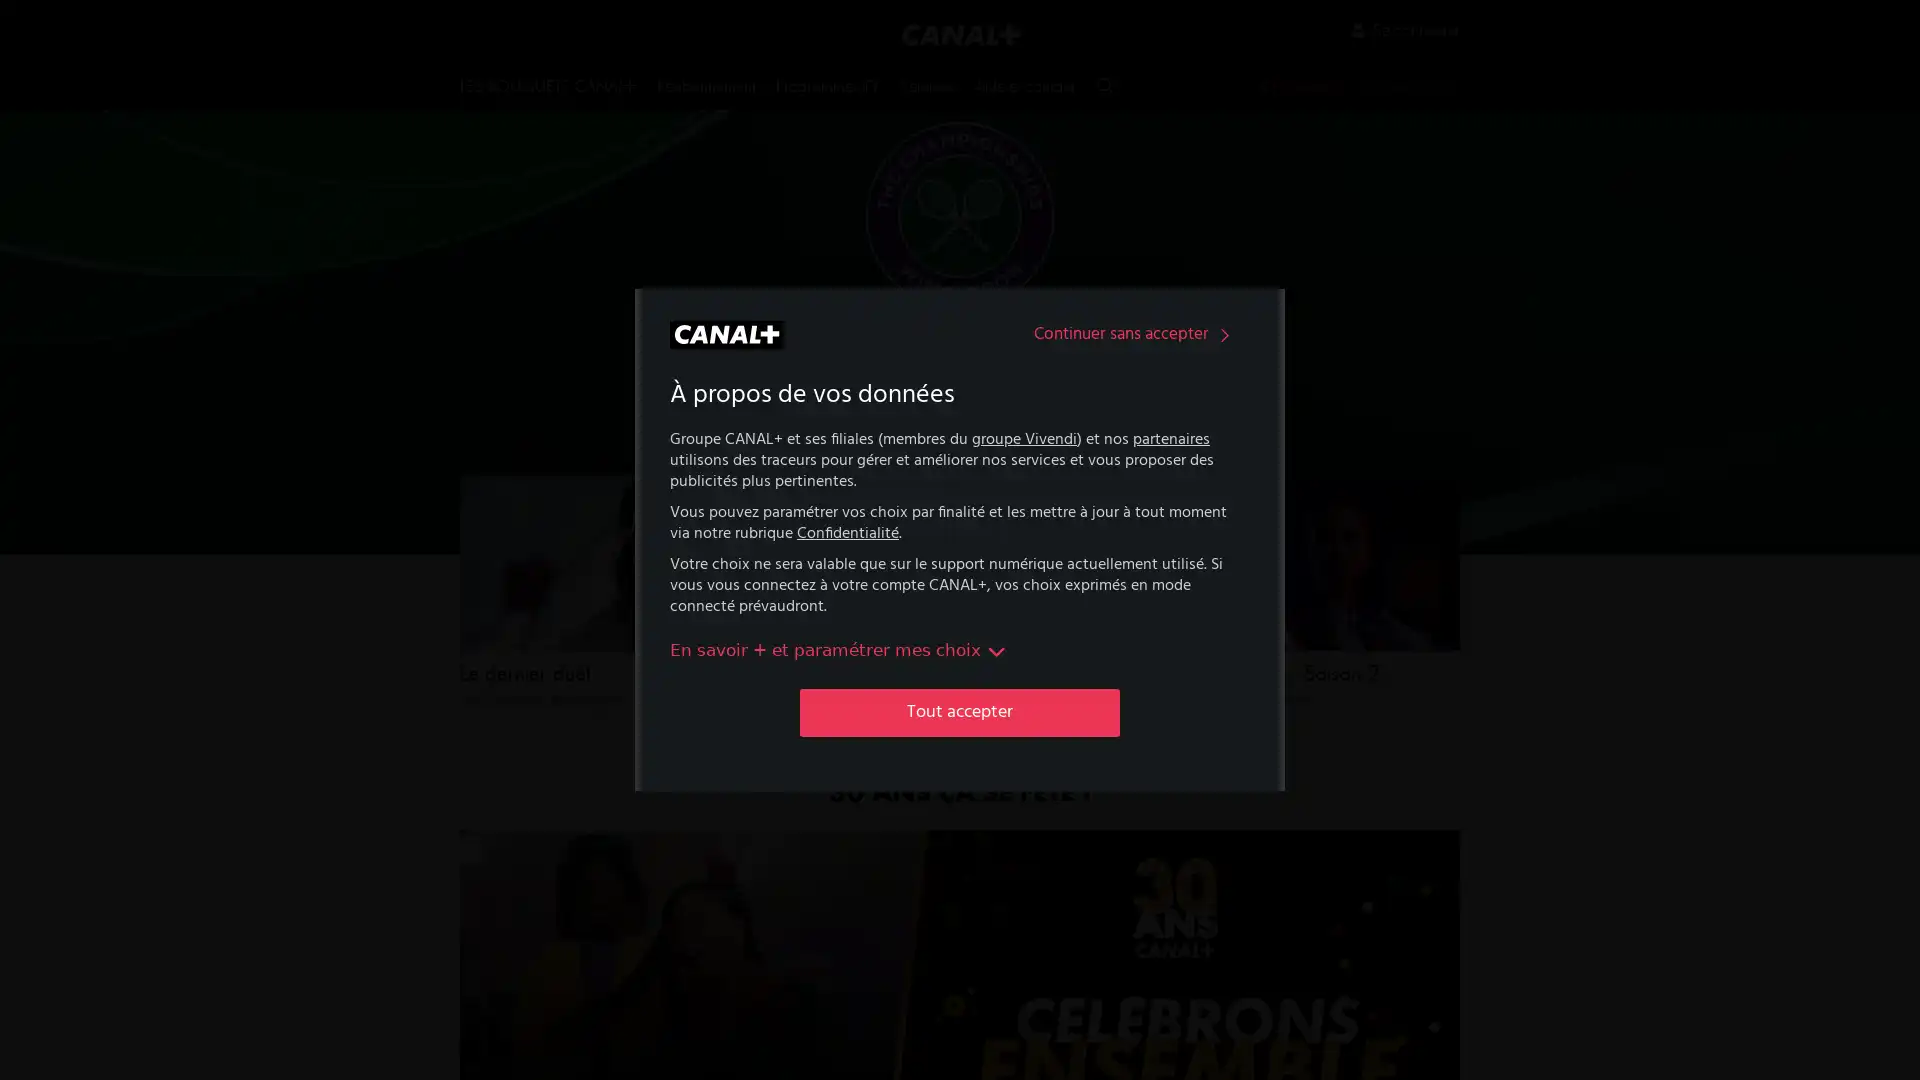 This screenshot has width=1920, height=1080. I want to click on Niger, so click(1150, 415).